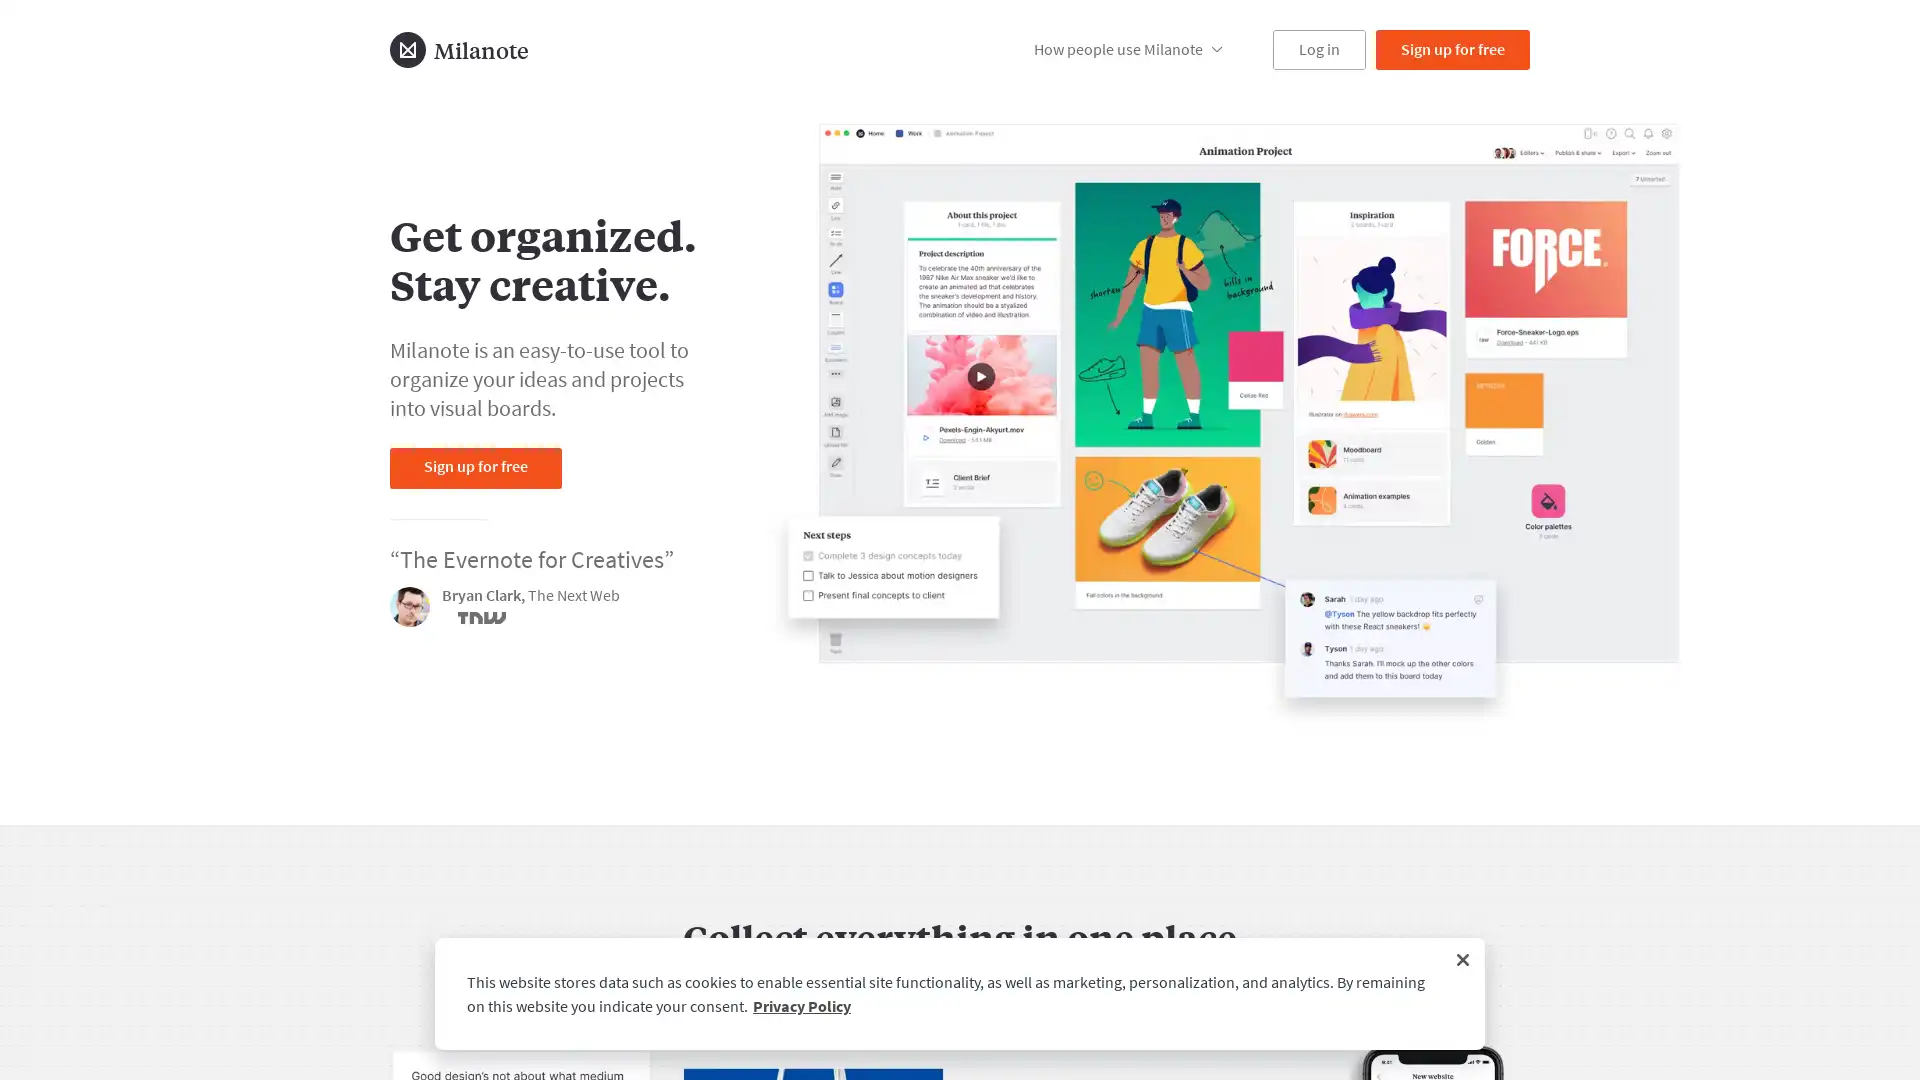  What do you see at coordinates (1463, 959) in the screenshot?
I see `Close` at bounding box center [1463, 959].